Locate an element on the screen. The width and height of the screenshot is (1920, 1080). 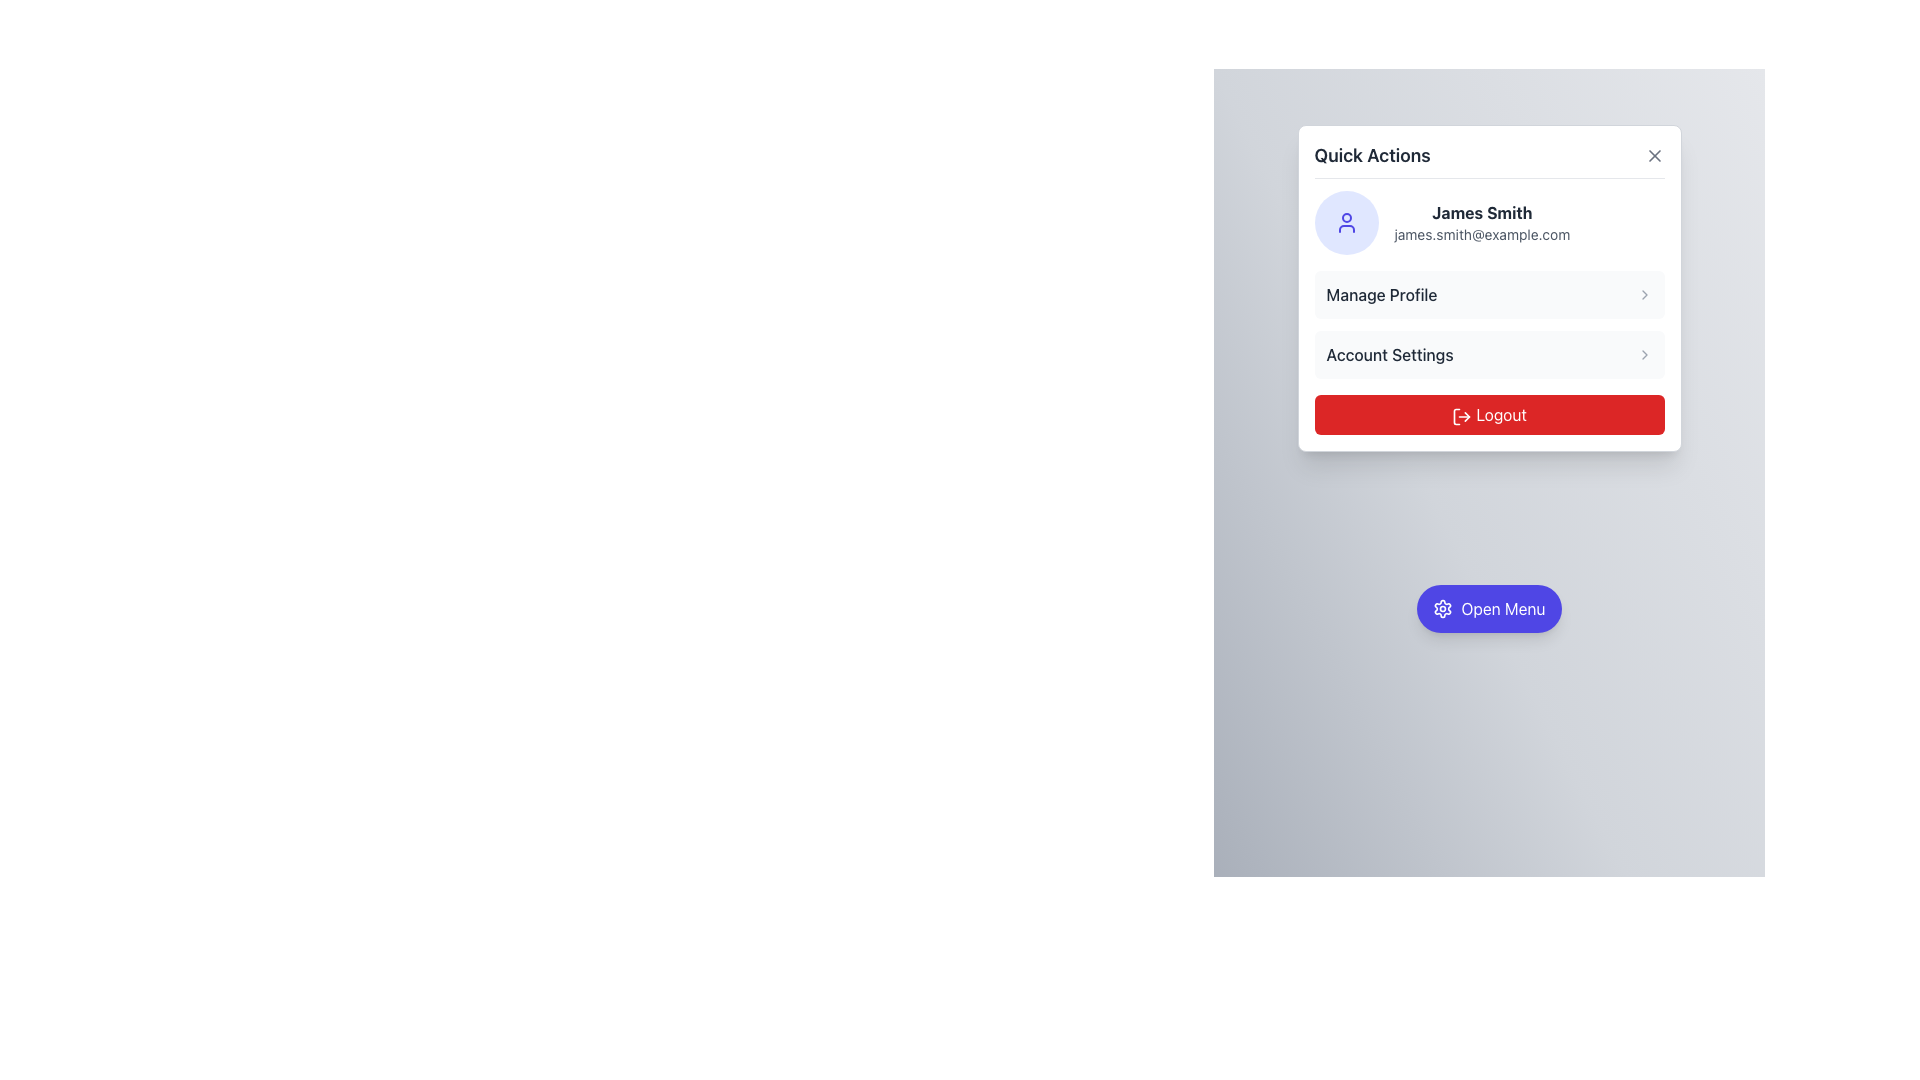
the arrow icon pointing is located at coordinates (1644, 353).